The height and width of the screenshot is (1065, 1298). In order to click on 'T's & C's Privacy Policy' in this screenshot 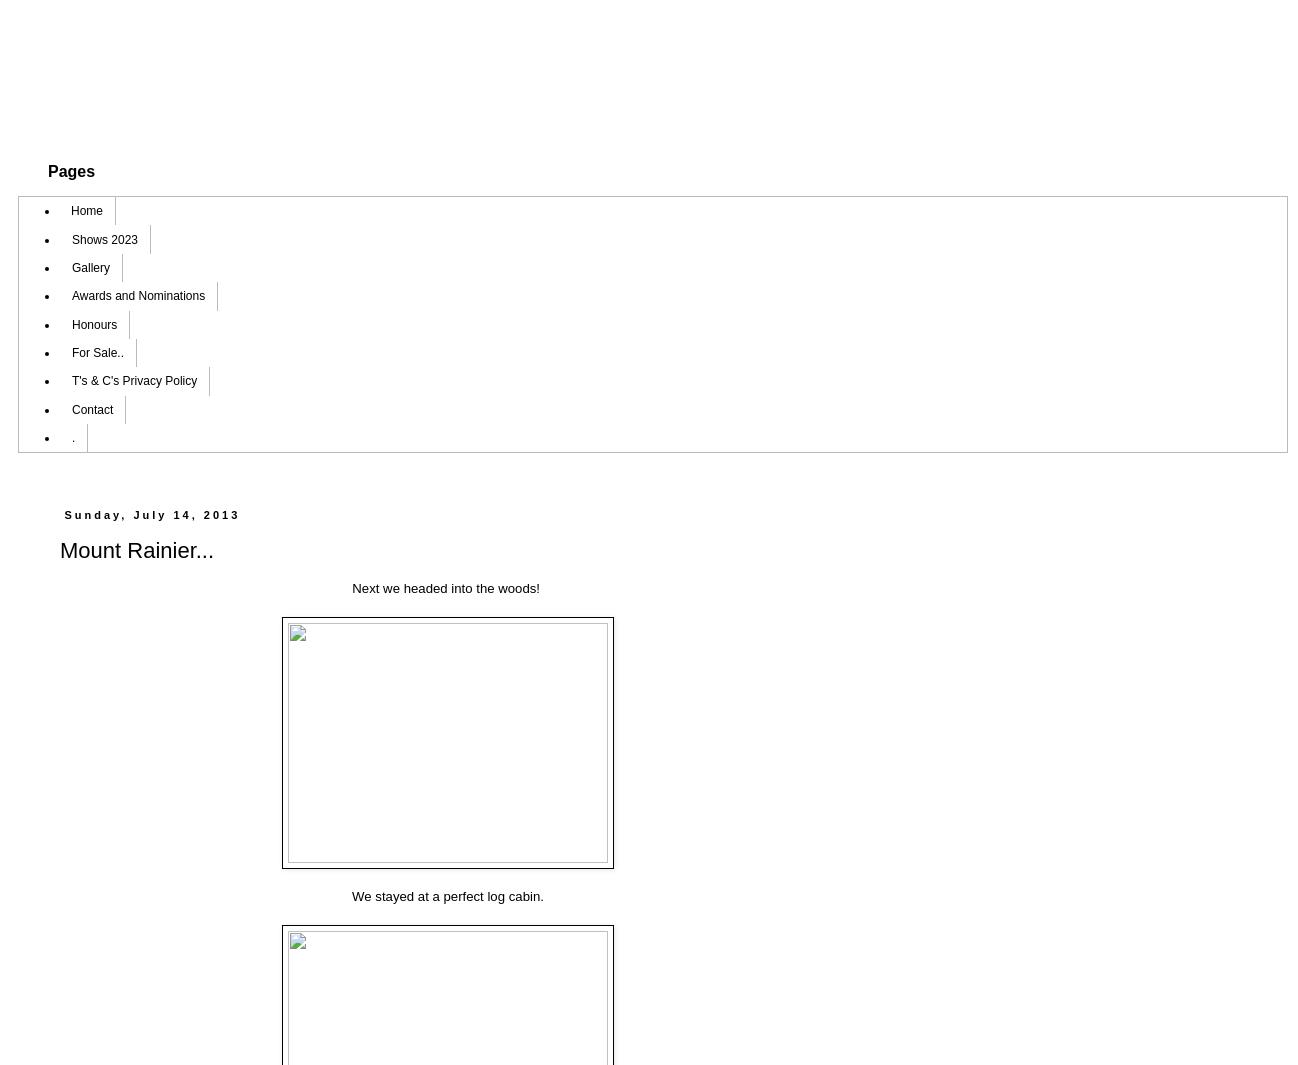, I will do `click(133, 379)`.